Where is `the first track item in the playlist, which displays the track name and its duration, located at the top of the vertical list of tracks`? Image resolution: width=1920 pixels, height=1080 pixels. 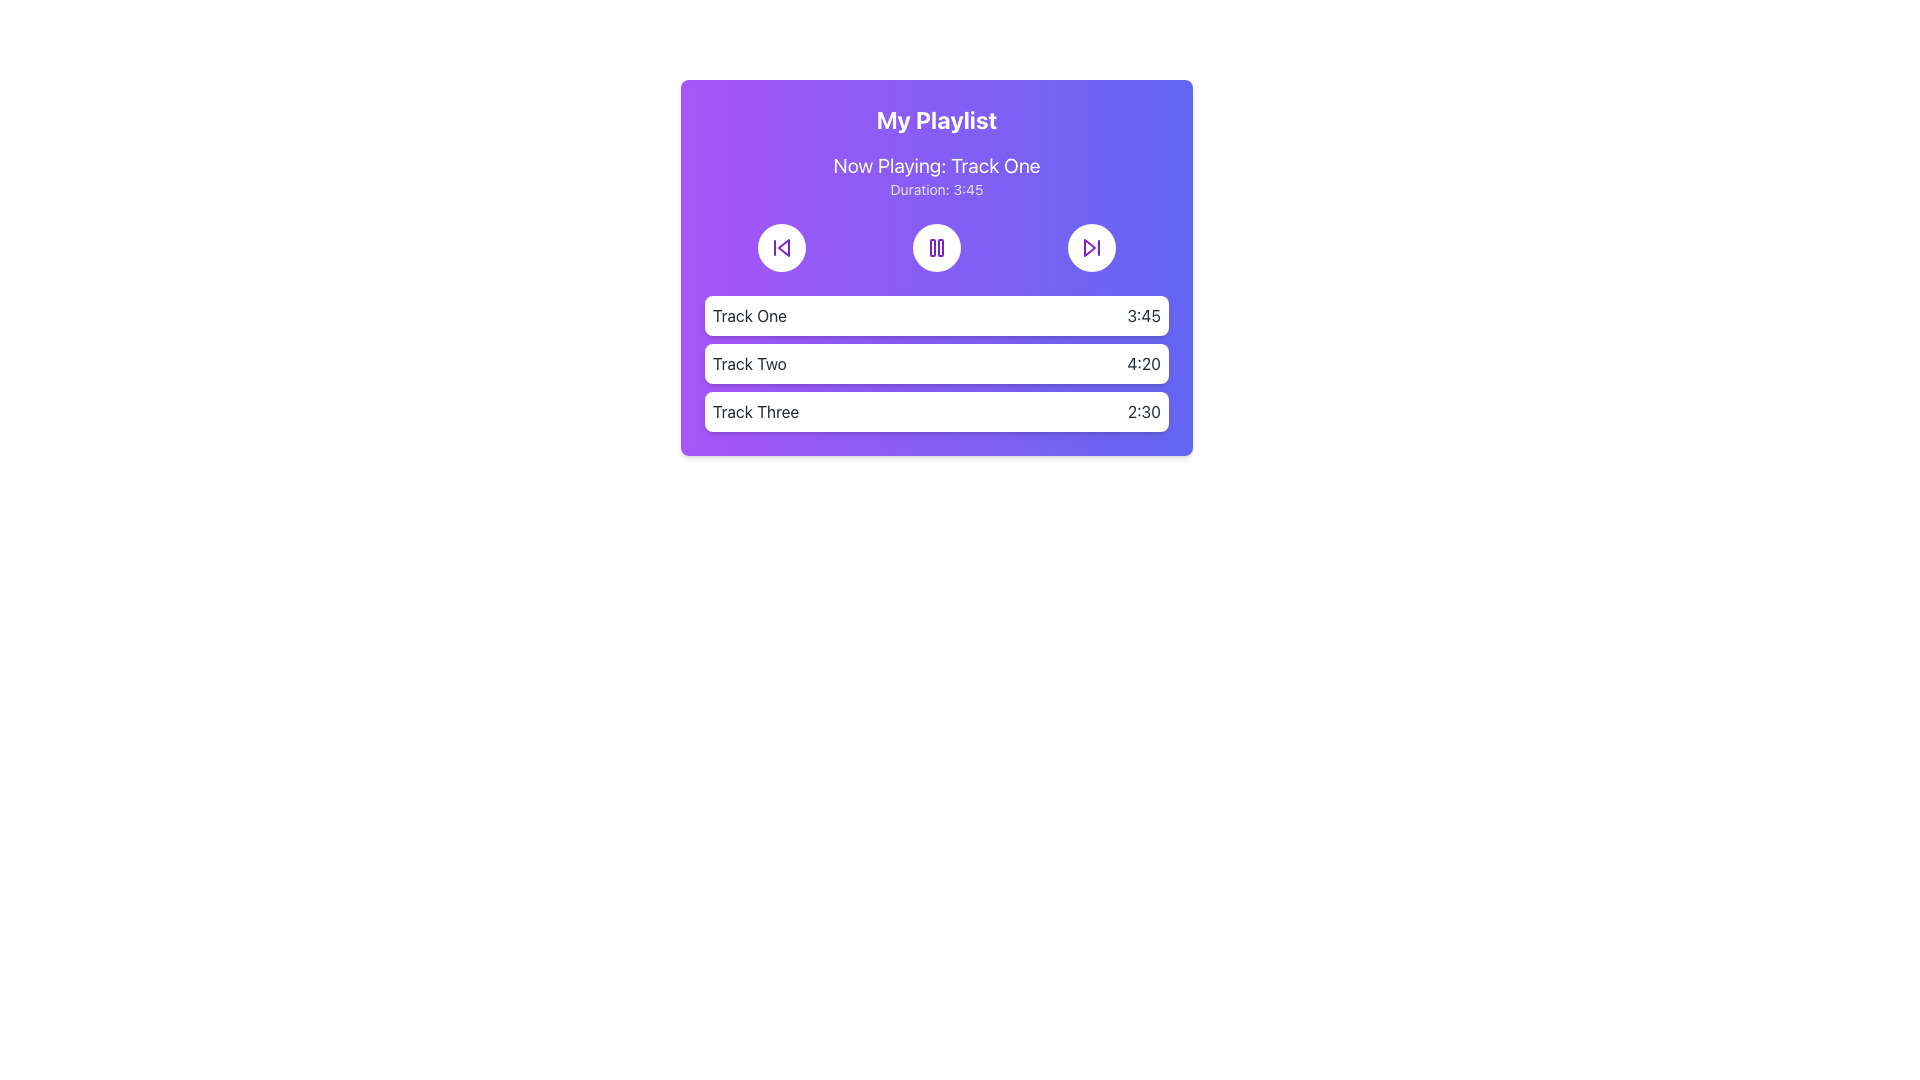
the first track item in the playlist, which displays the track name and its duration, located at the top of the vertical list of tracks is located at coordinates (935, 315).